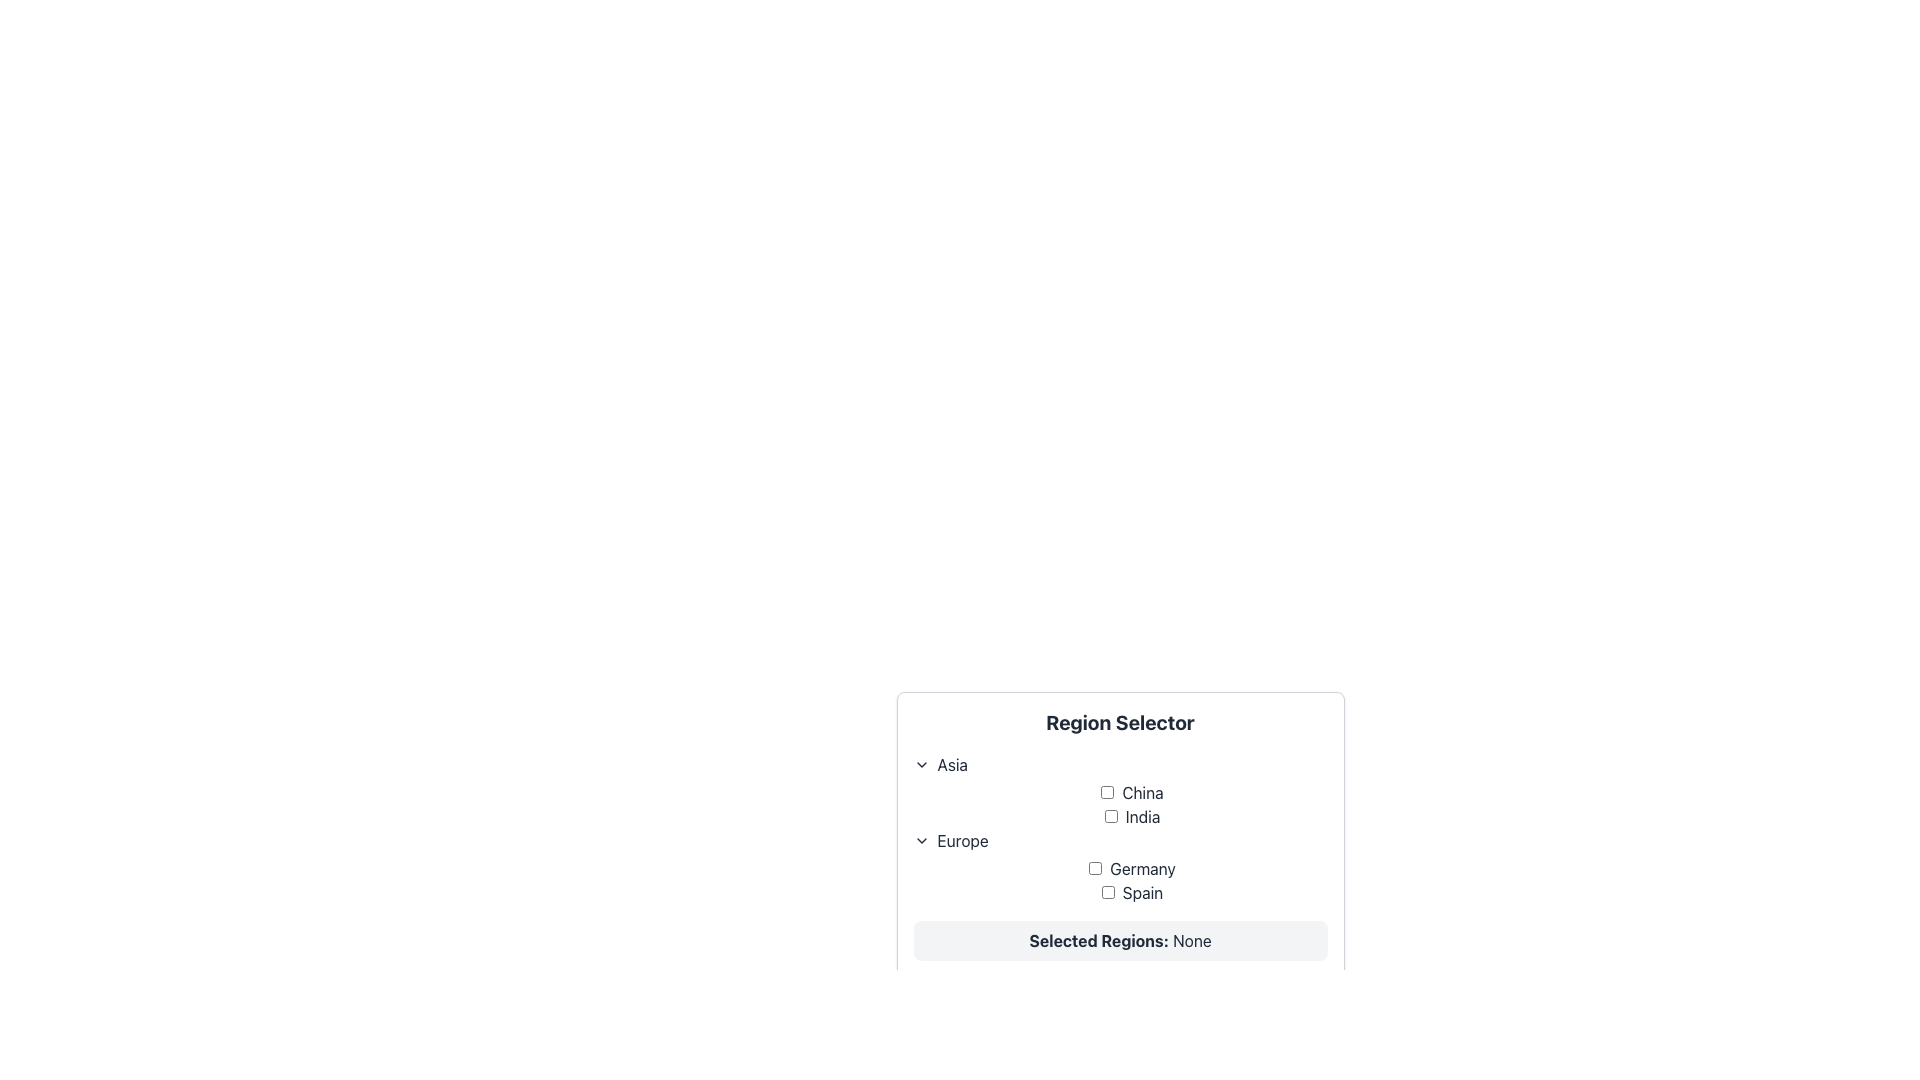 This screenshot has height=1080, width=1920. Describe the element at coordinates (1132, 792) in the screenshot. I see `the checkbox associated with the 'China' text label located under the 'Asia' section in the region selection interface` at that location.